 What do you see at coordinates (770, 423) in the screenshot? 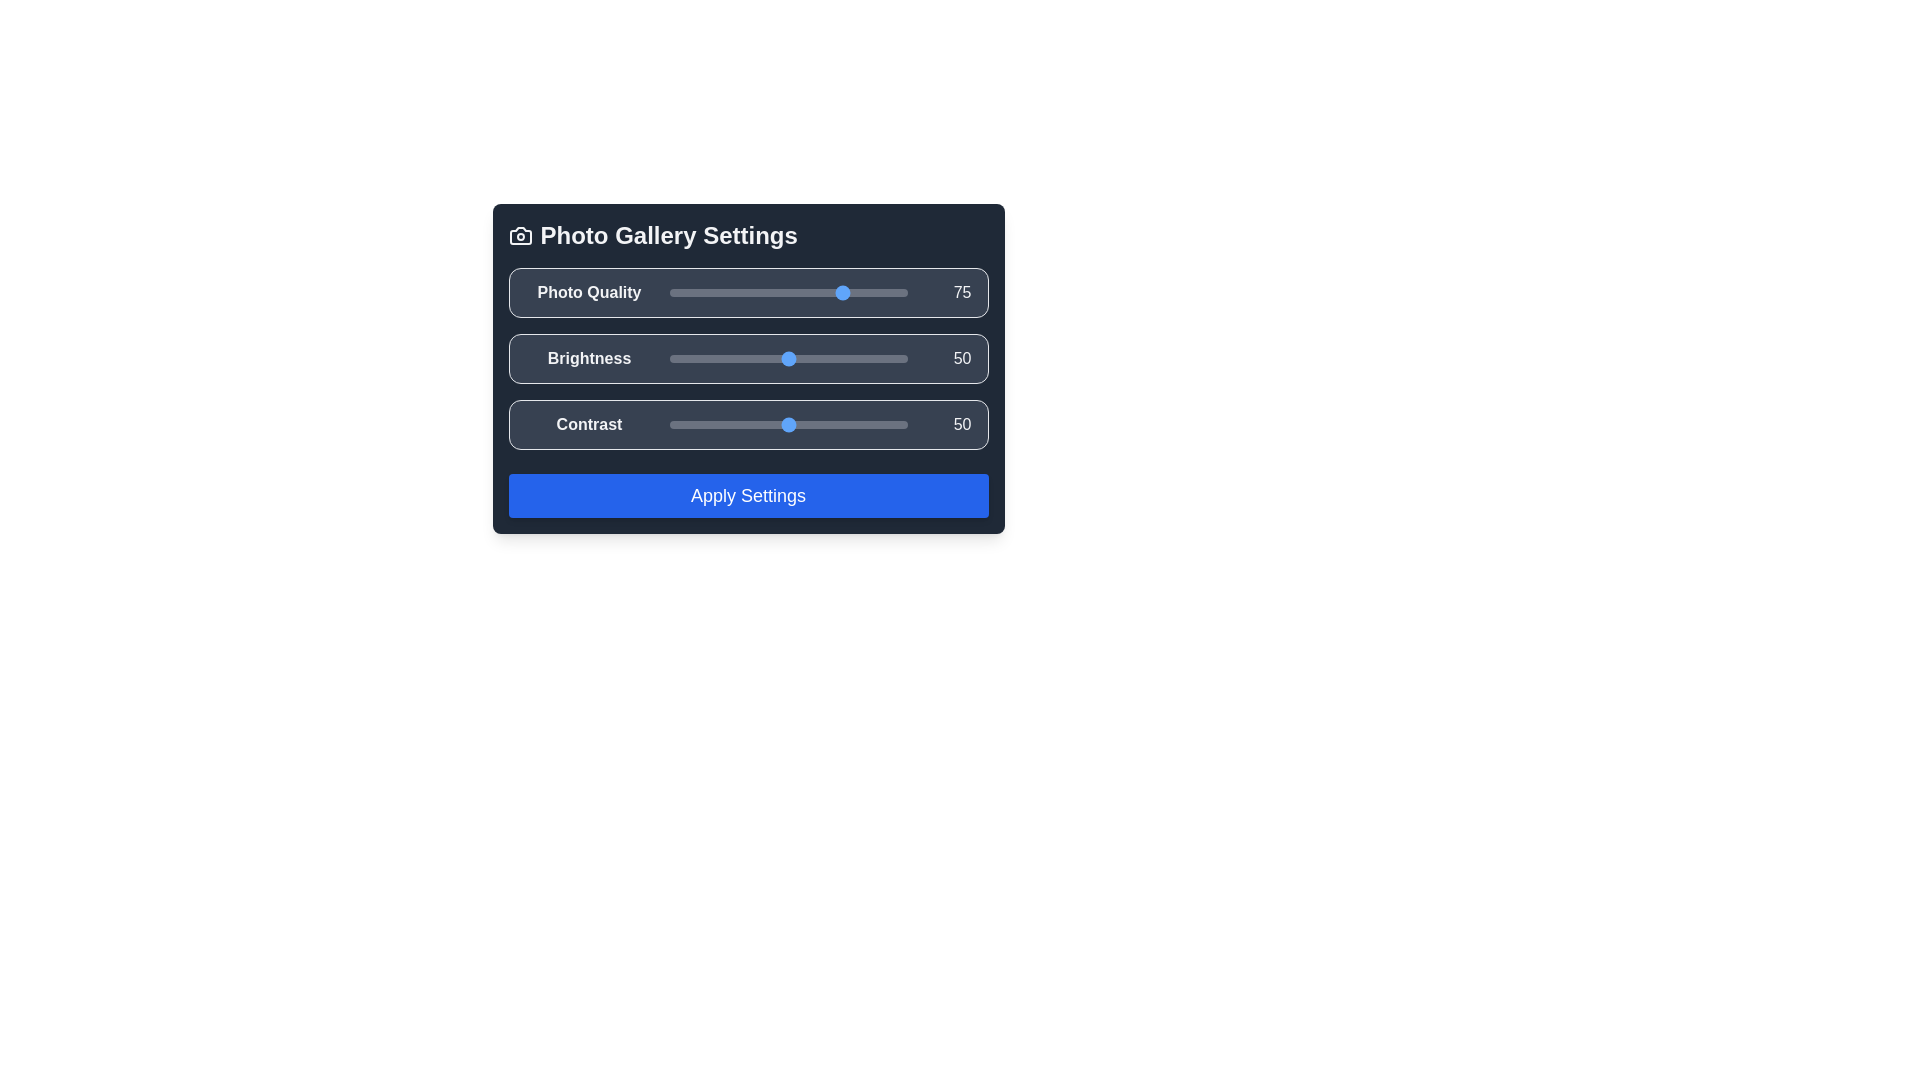
I see `the contrast` at bounding box center [770, 423].